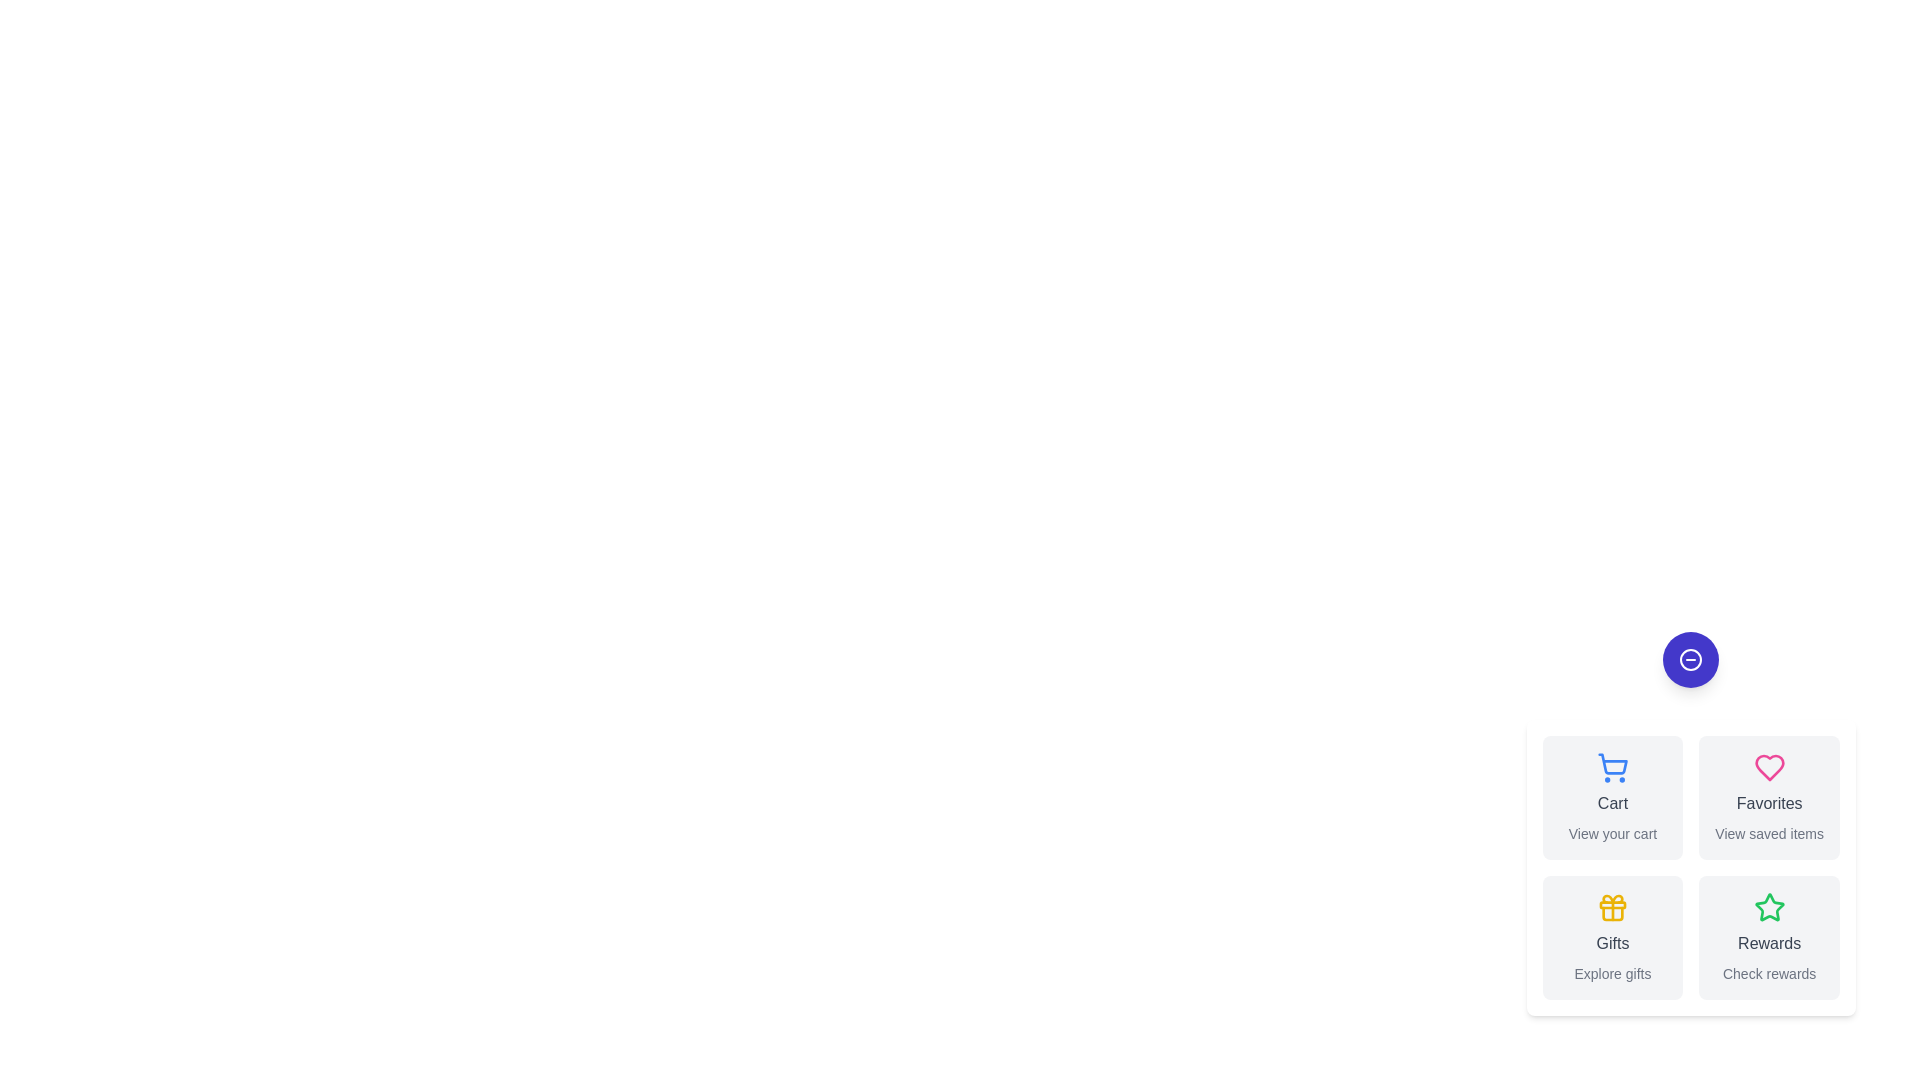  What do you see at coordinates (1769, 937) in the screenshot?
I see `the 'Rewards' button to select it` at bounding box center [1769, 937].